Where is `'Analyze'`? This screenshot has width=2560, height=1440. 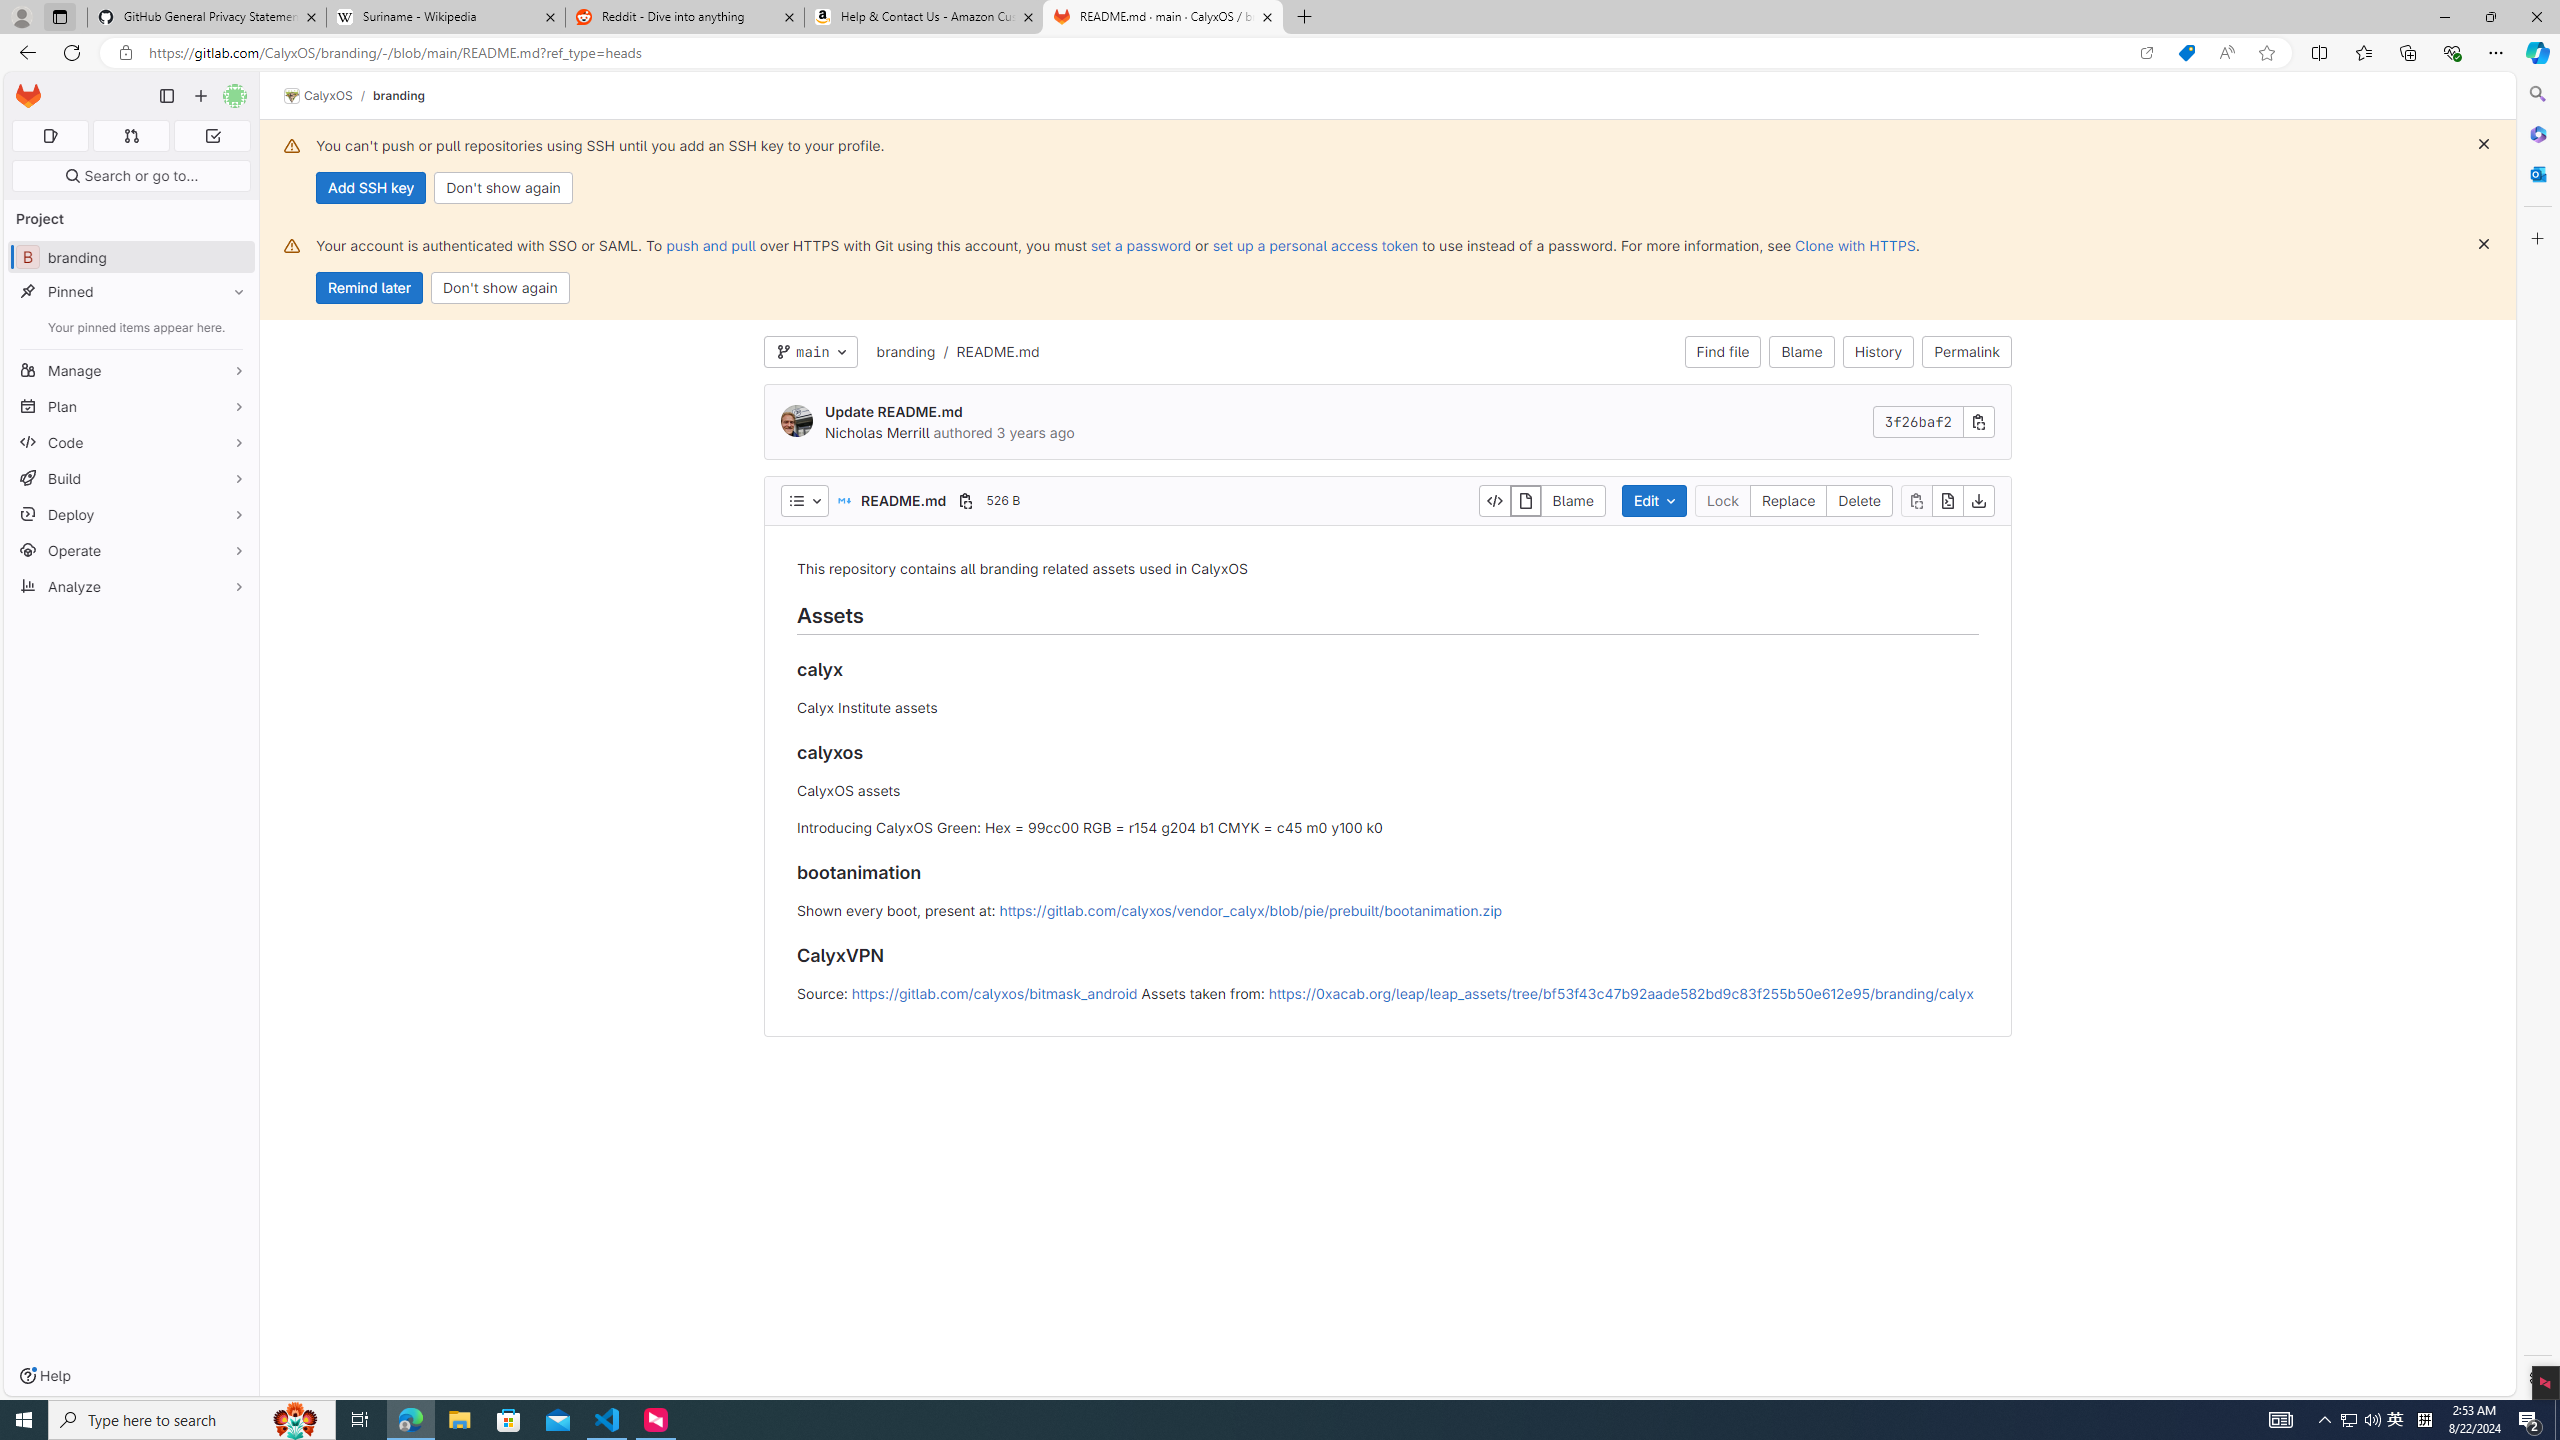
'Analyze' is located at coordinates (130, 585).